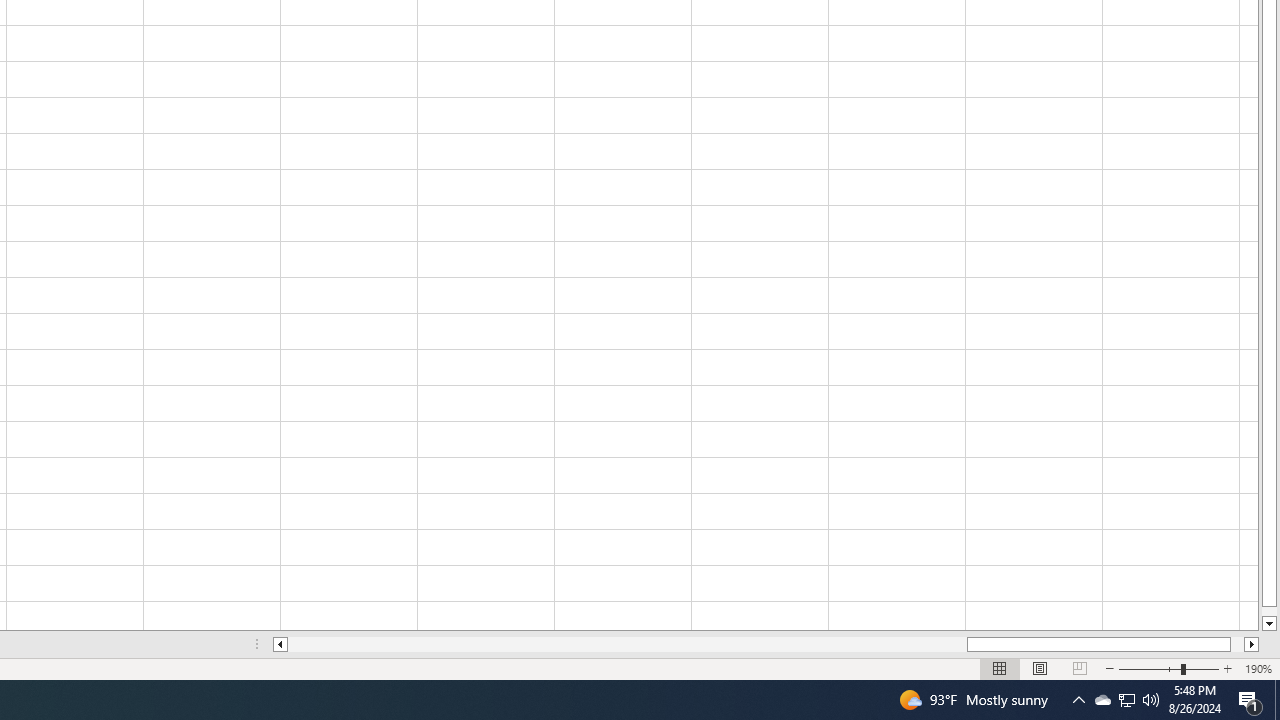  What do you see at coordinates (1236, 644) in the screenshot?
I see `'Page right'` at bounding box center [1236, 644].